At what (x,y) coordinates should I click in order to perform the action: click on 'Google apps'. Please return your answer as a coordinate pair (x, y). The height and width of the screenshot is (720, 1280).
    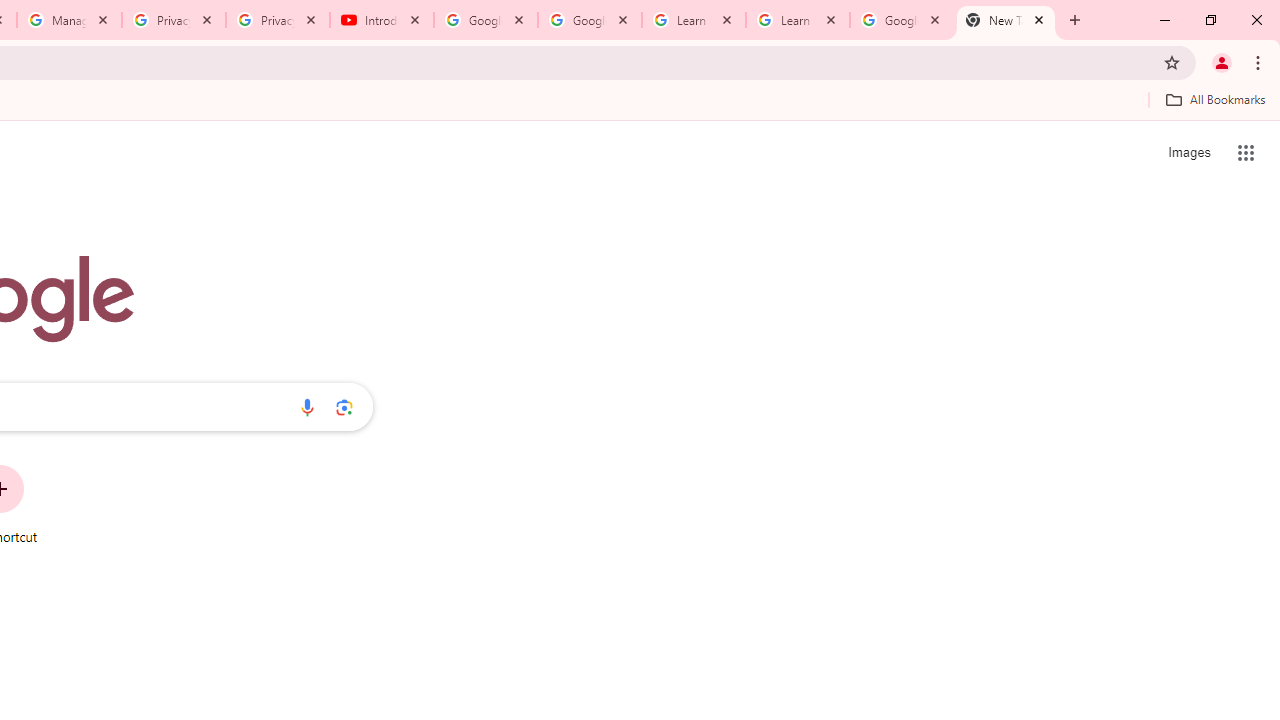
    Looking at the image, I should click on (1245, 152).